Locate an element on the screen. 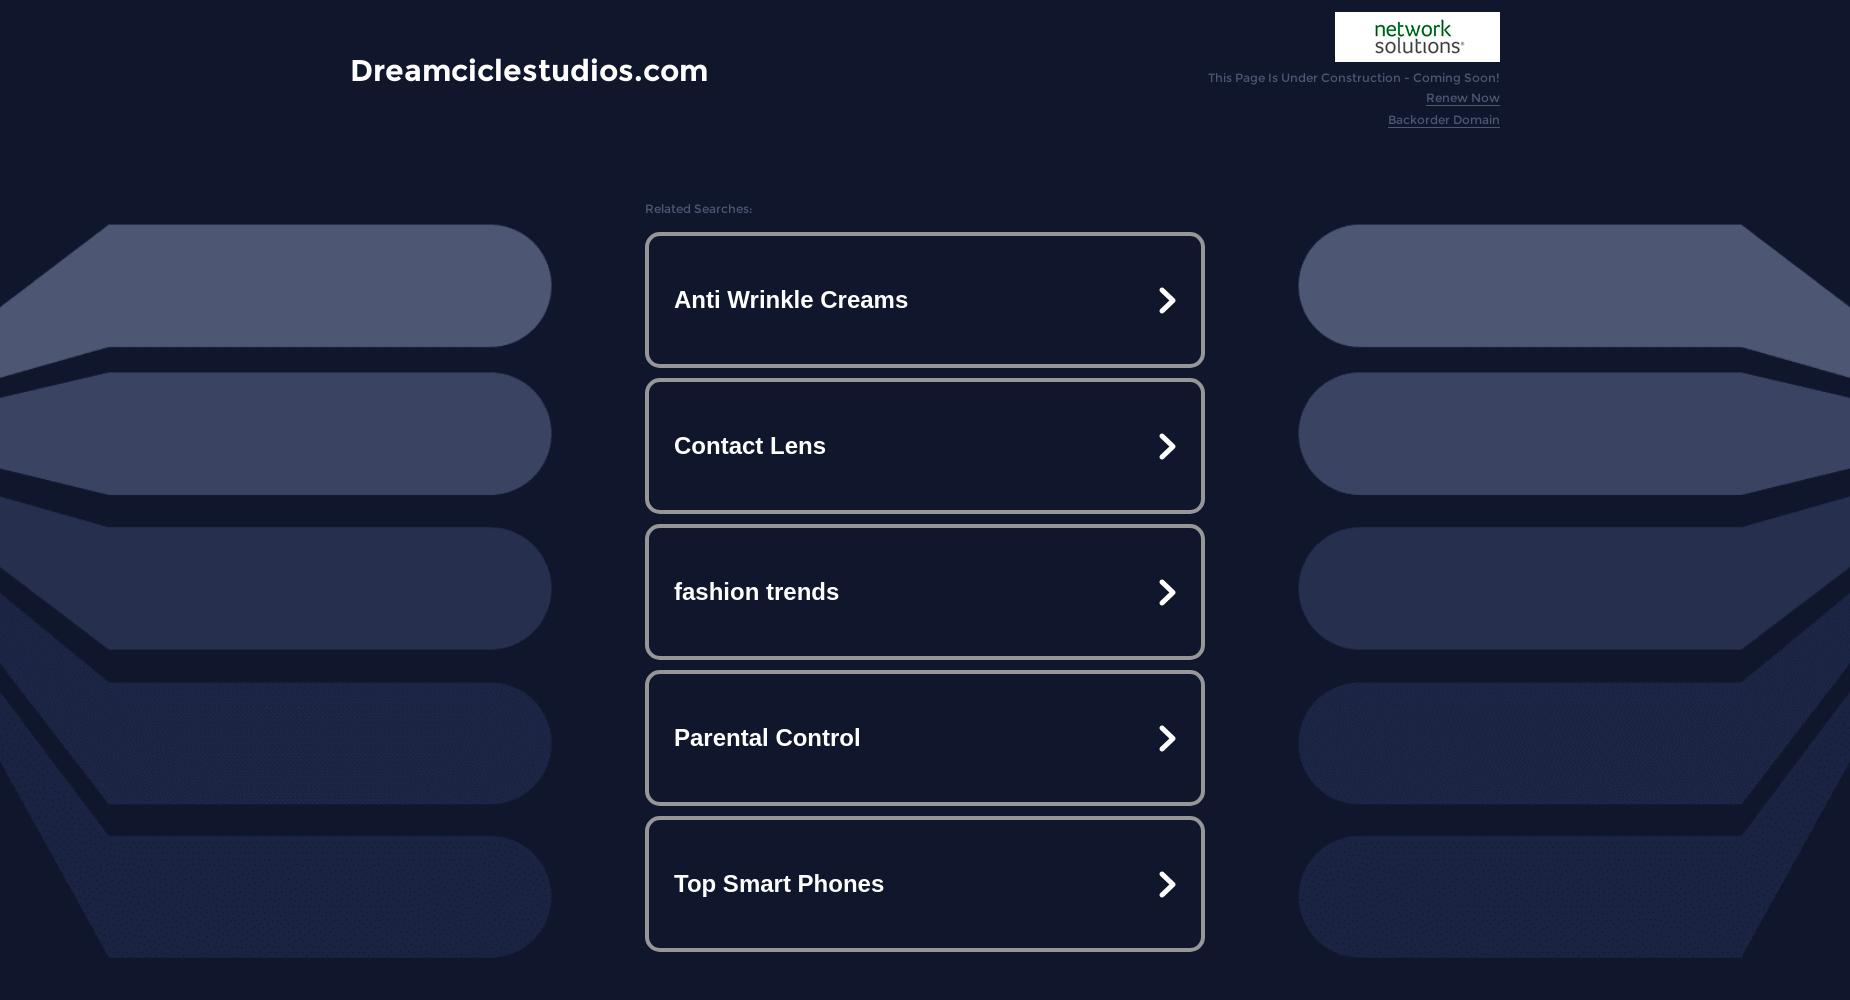 This screenshot has width=1850, height=1000. 'fashion trends' is located at coordinates (756, 590).